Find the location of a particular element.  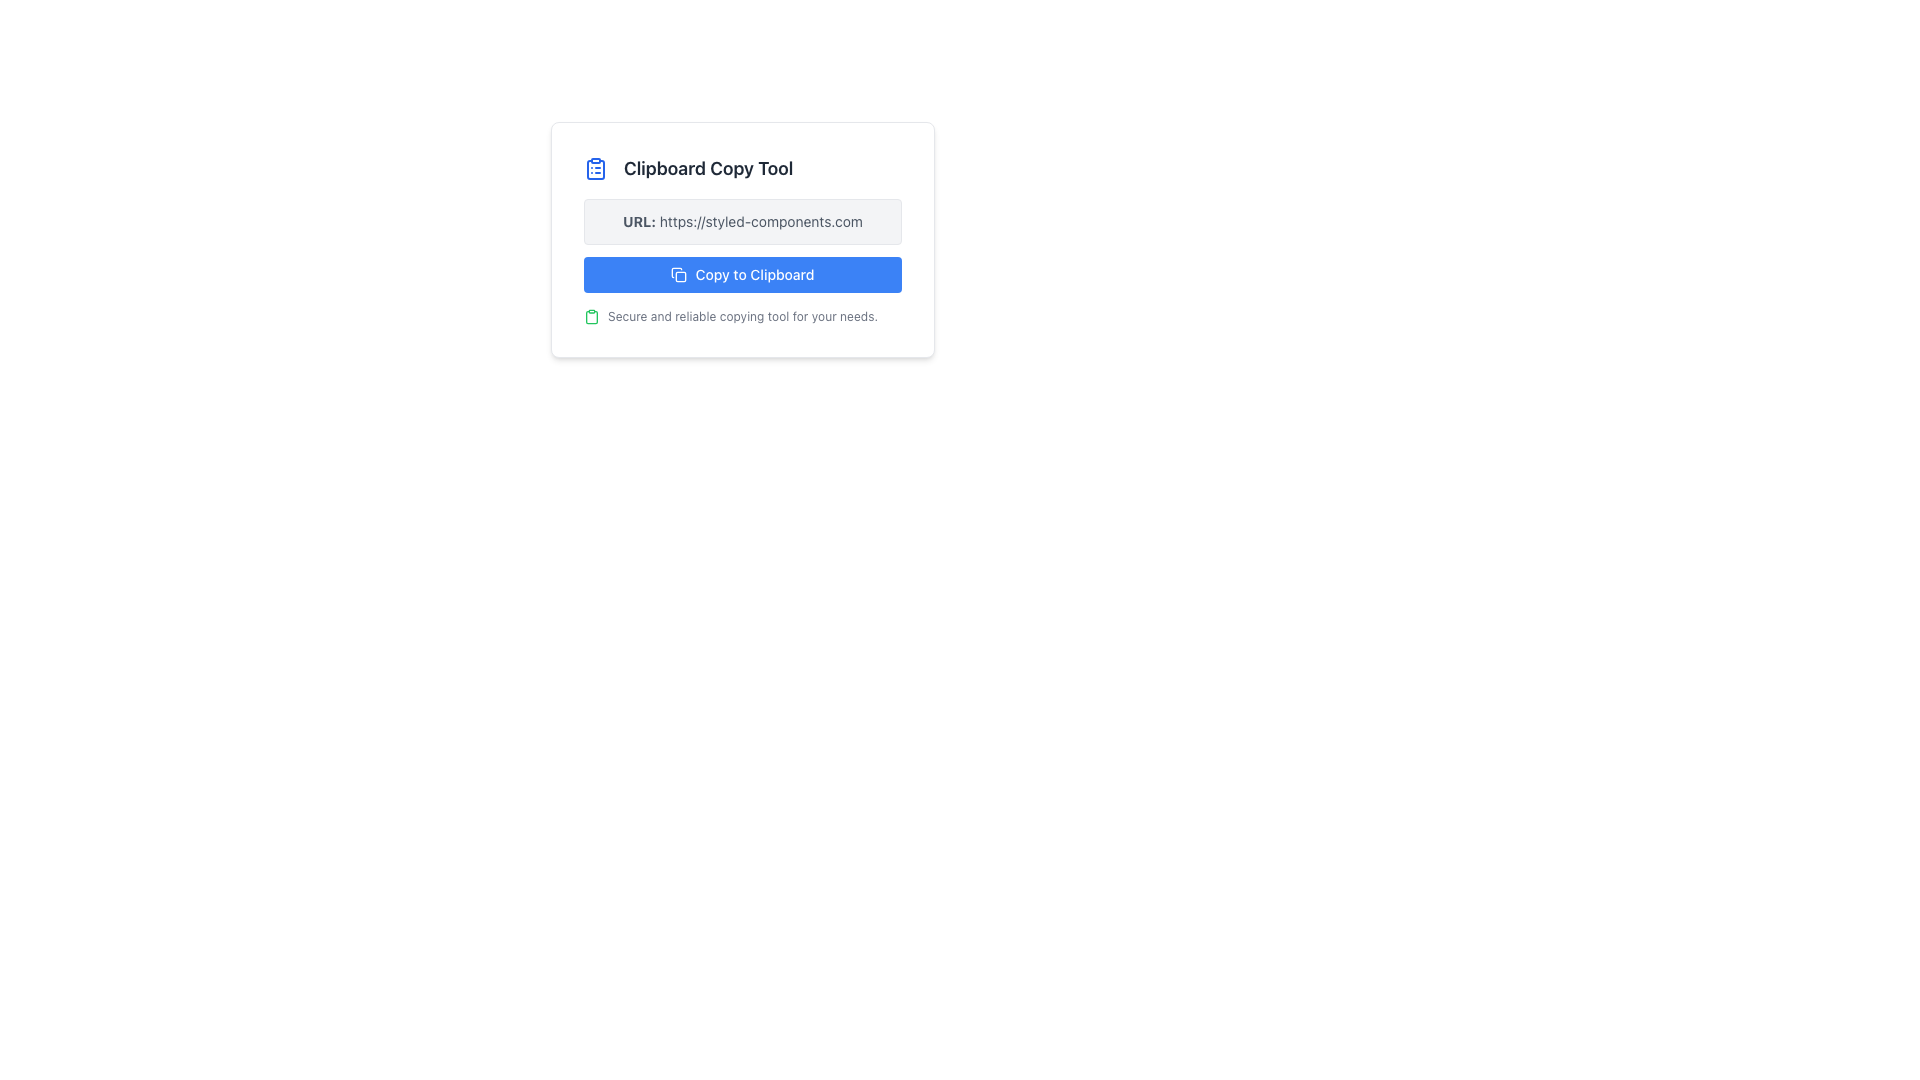

the clipboard icon, which is green and represents a copying or securing action is located at coordinates (590, 315).